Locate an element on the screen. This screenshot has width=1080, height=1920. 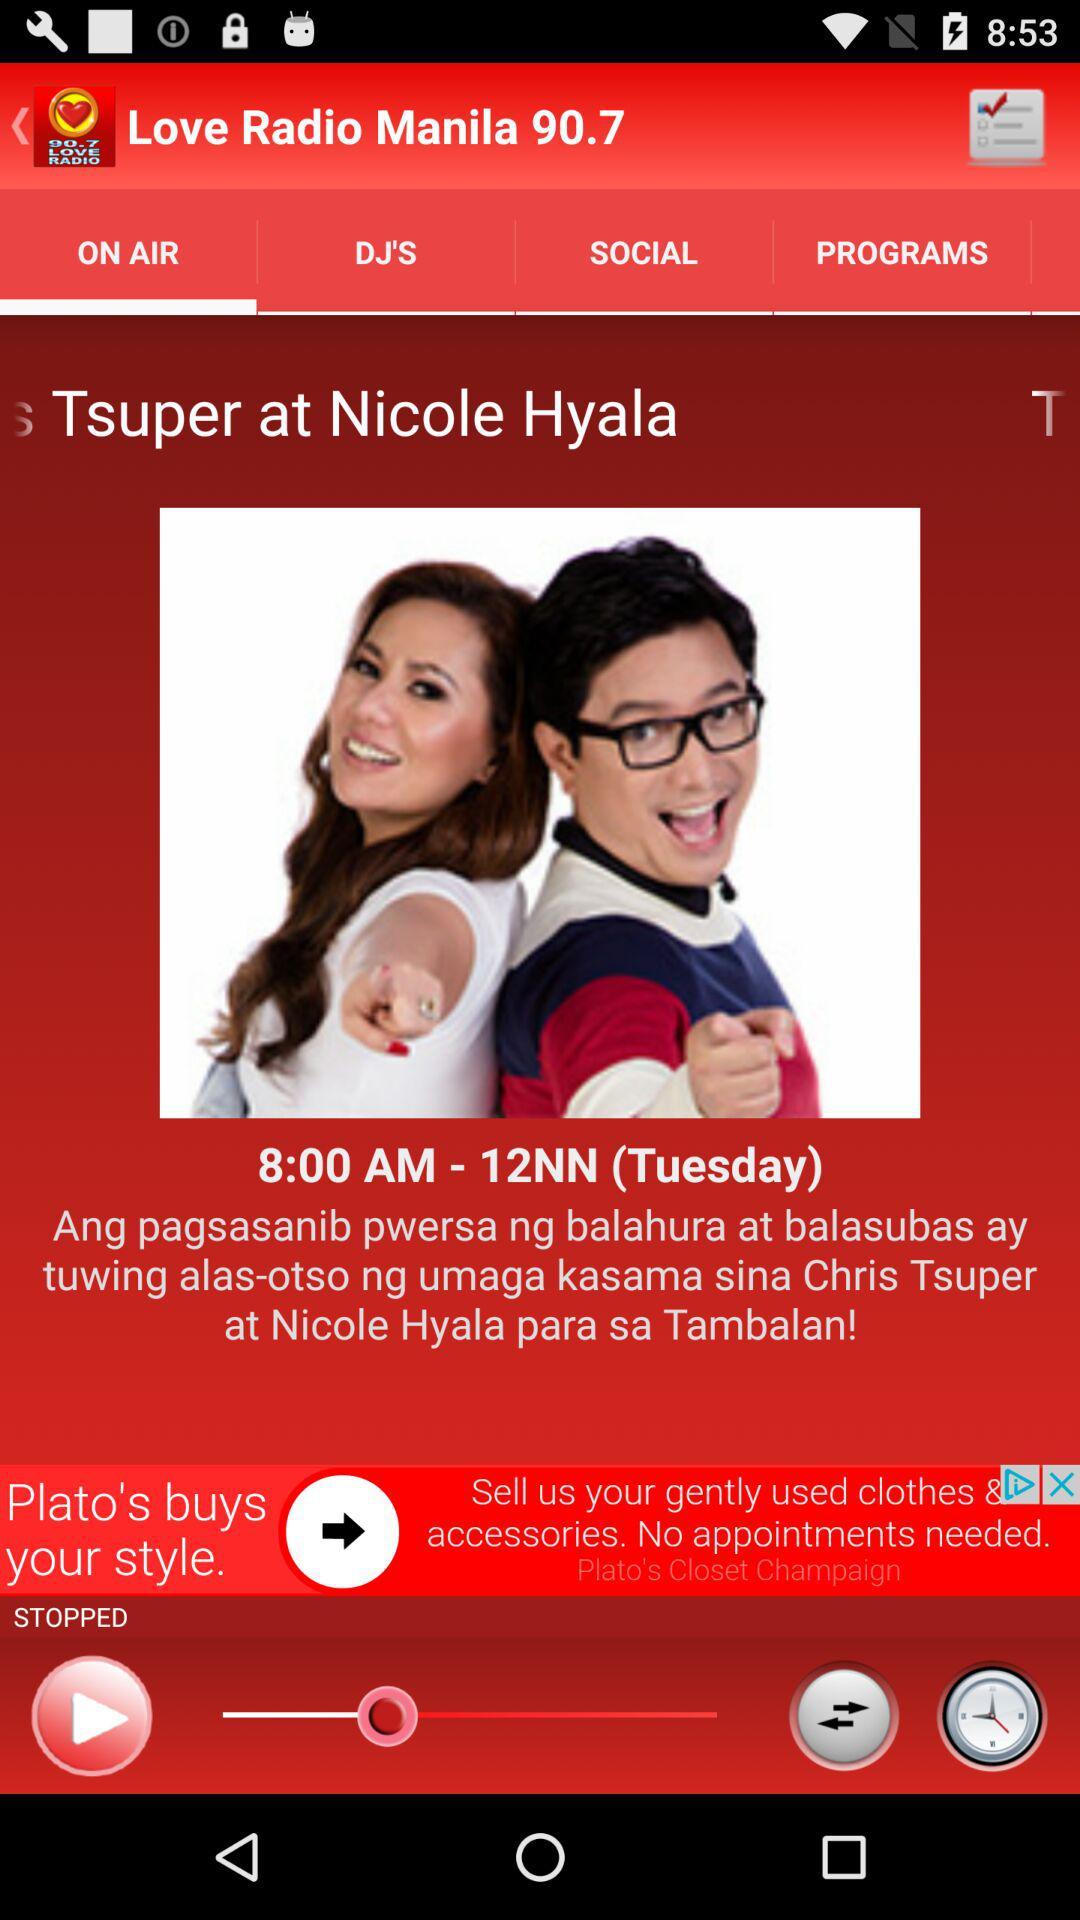
radio is located at coordinates (91, 1714).